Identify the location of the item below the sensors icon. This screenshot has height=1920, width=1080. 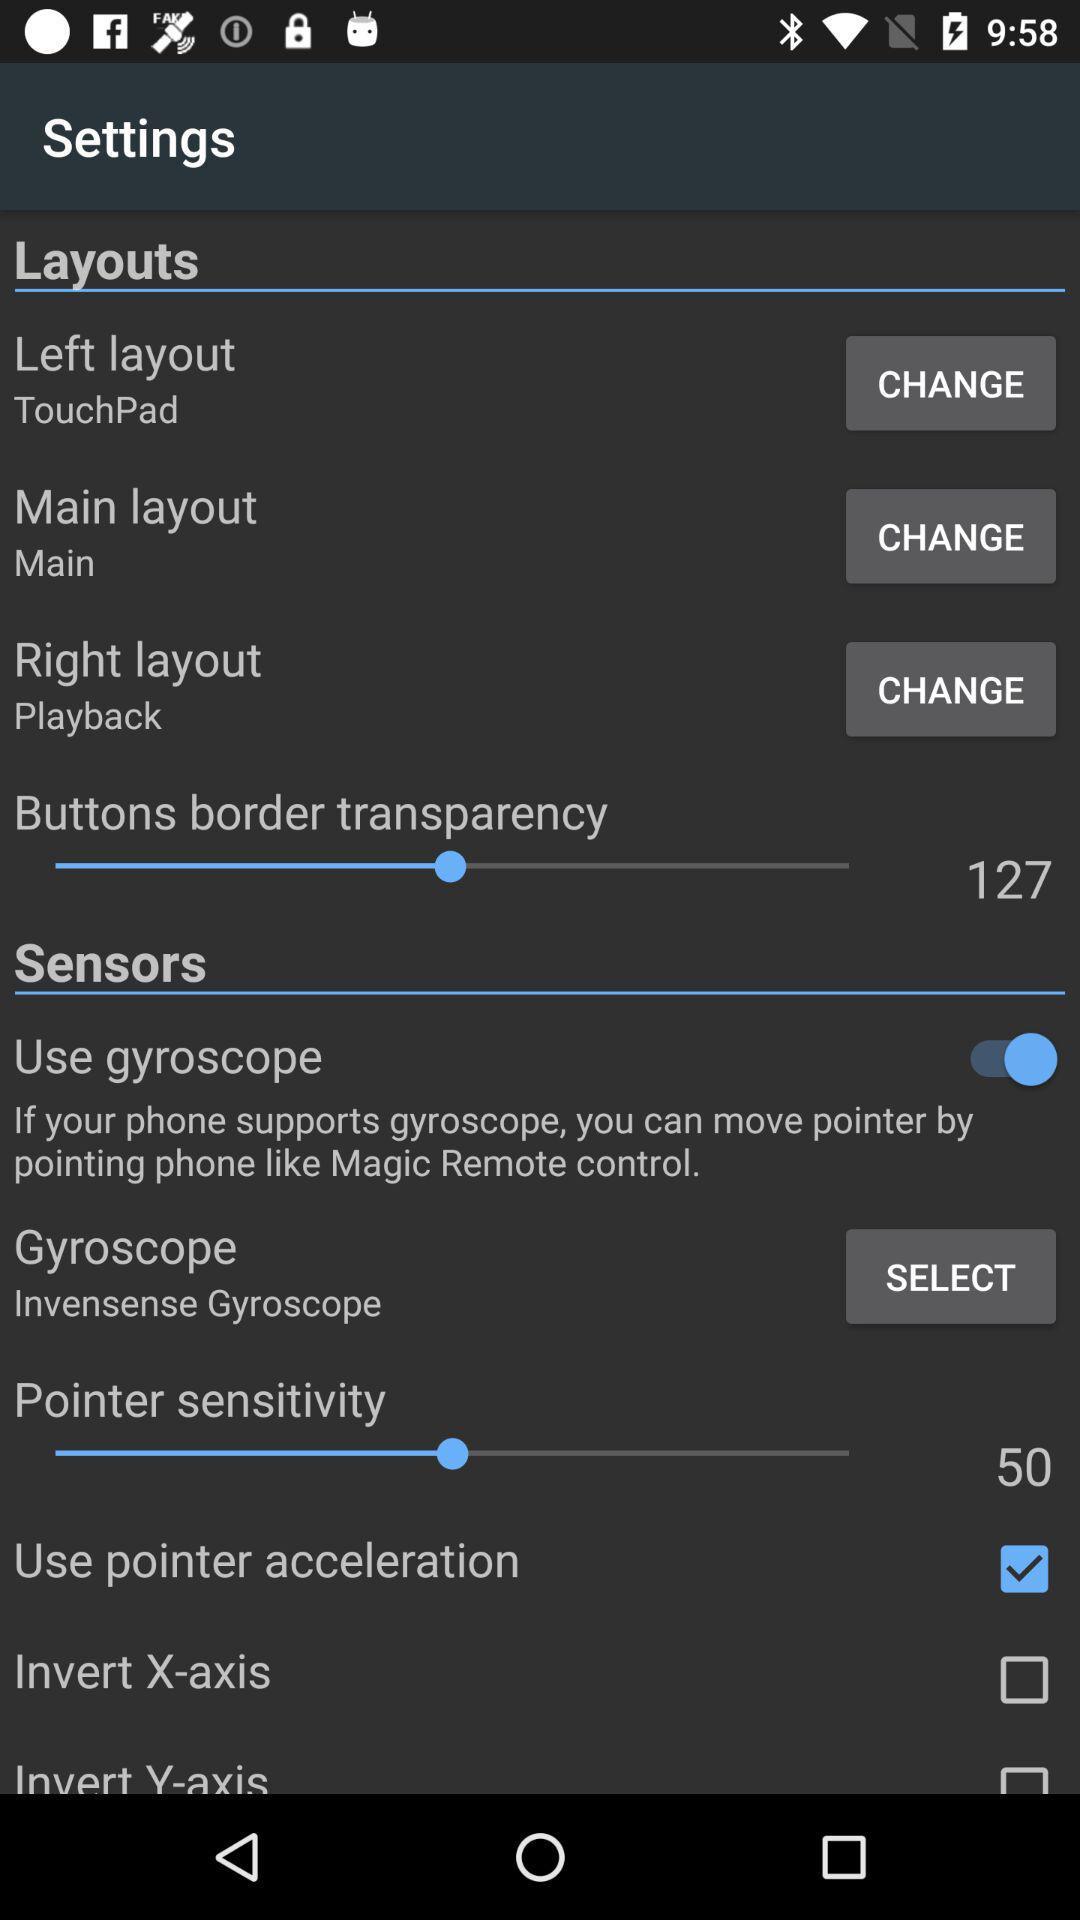
(693, 1058).